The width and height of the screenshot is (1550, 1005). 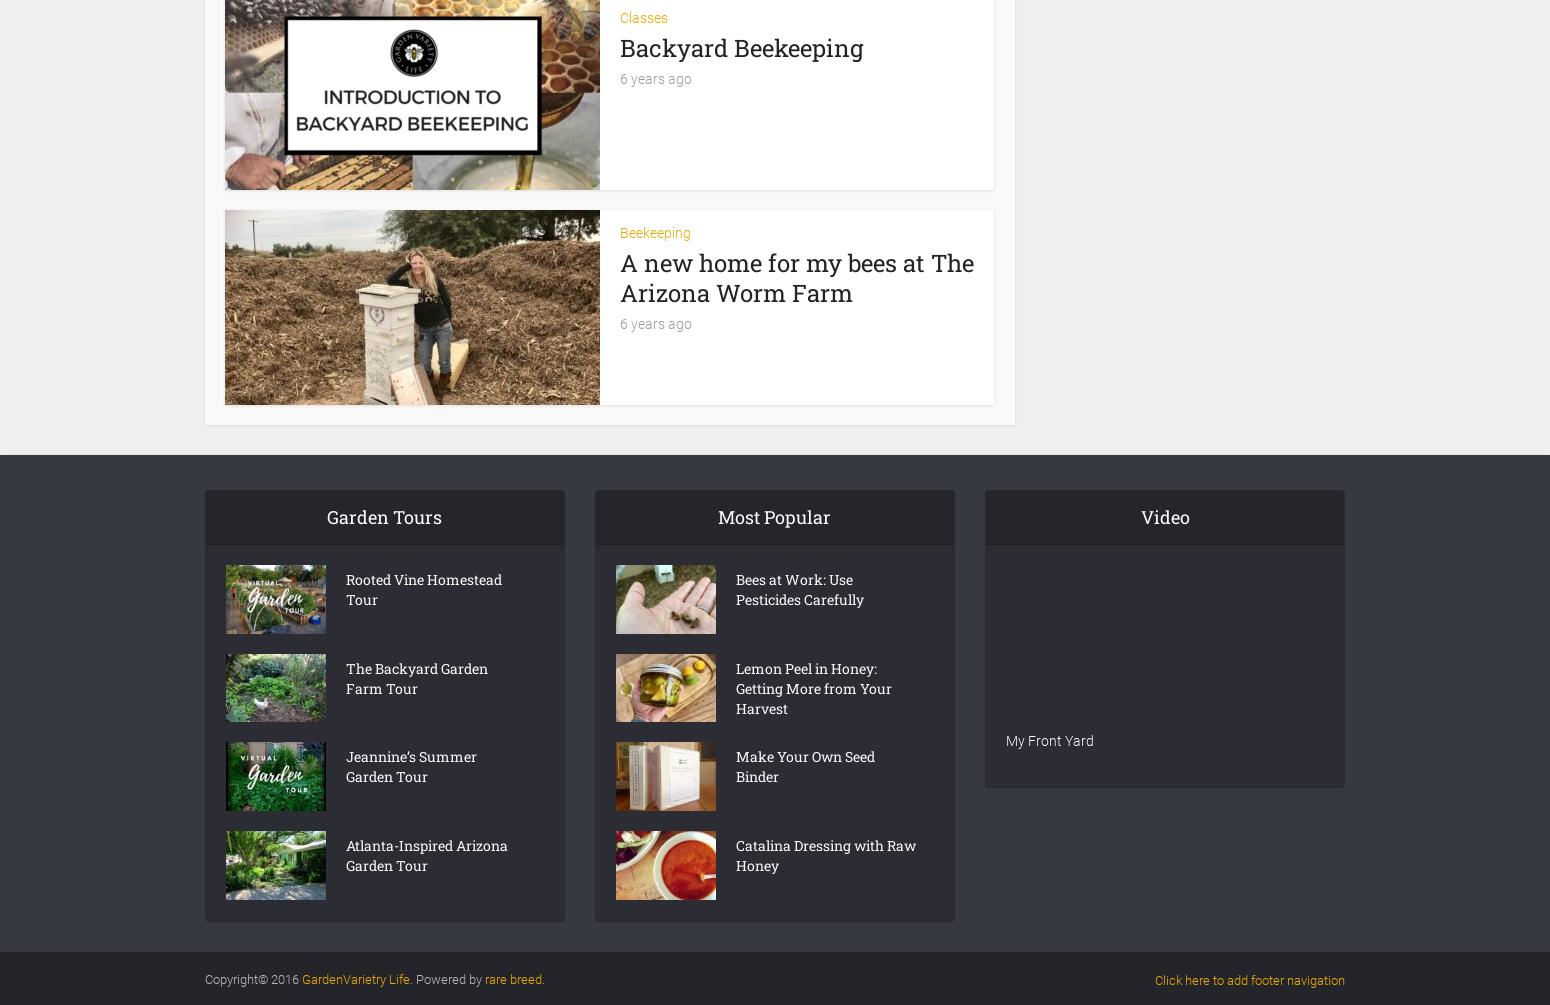 I want to click on 'rare breed', so click(x=512, y=978).